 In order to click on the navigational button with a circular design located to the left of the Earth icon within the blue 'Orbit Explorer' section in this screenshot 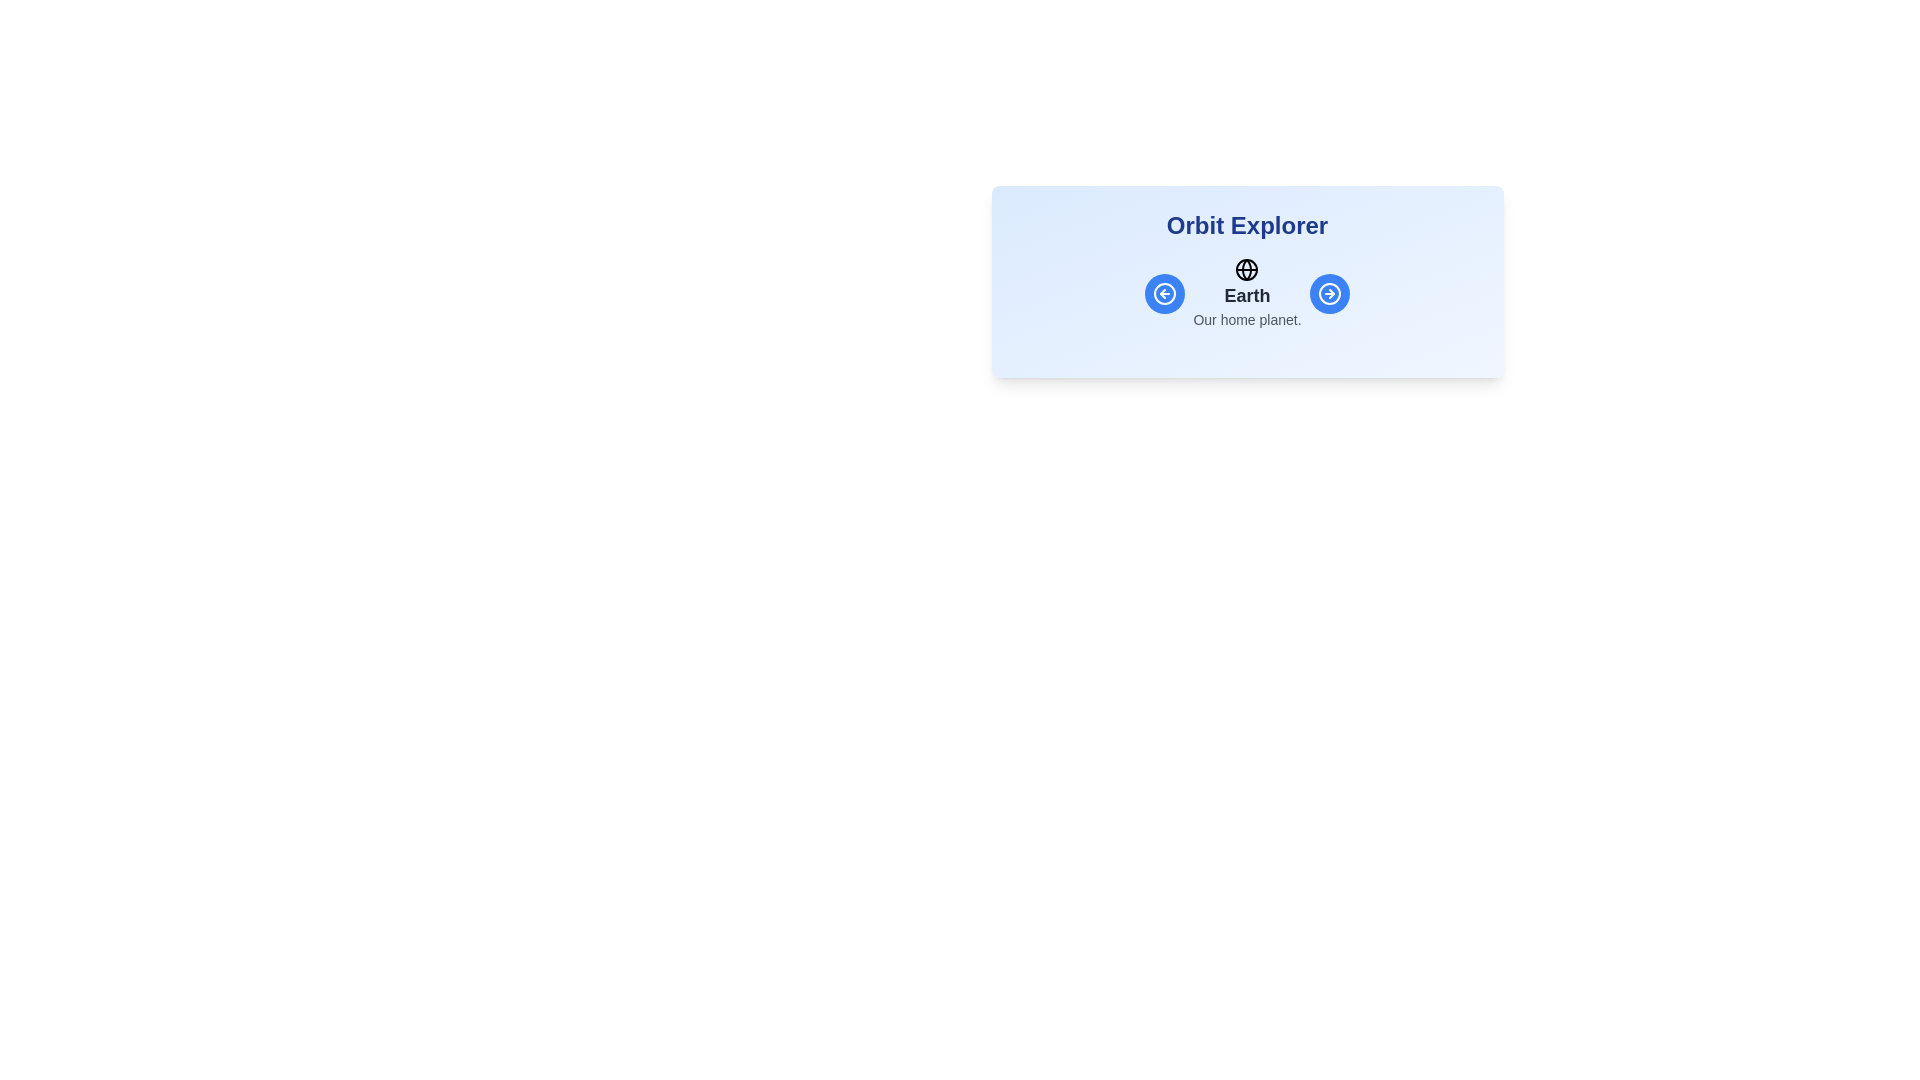, I will do `click(1165, 293)`.